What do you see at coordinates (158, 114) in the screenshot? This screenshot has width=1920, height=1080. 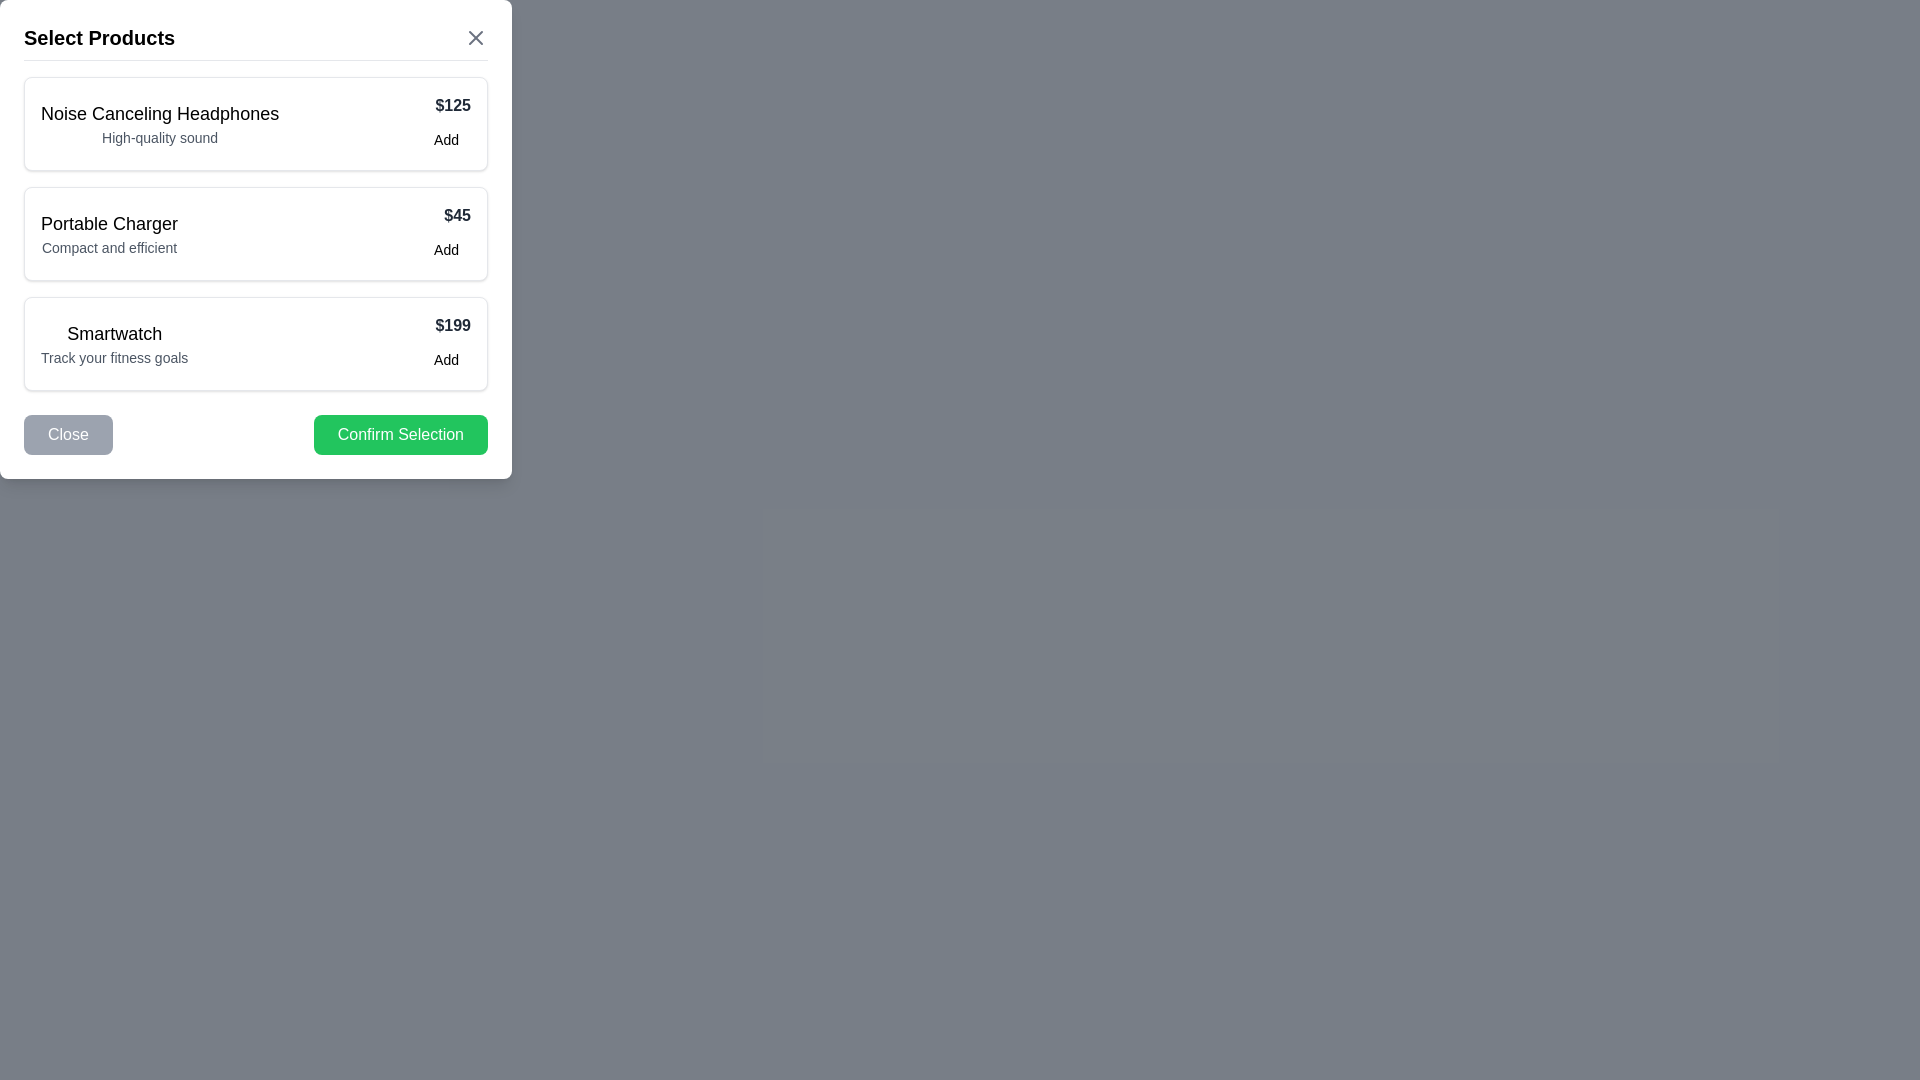 I see `the product name label 'Noise Canceling Headphones'` at bounding box center [158, 114].